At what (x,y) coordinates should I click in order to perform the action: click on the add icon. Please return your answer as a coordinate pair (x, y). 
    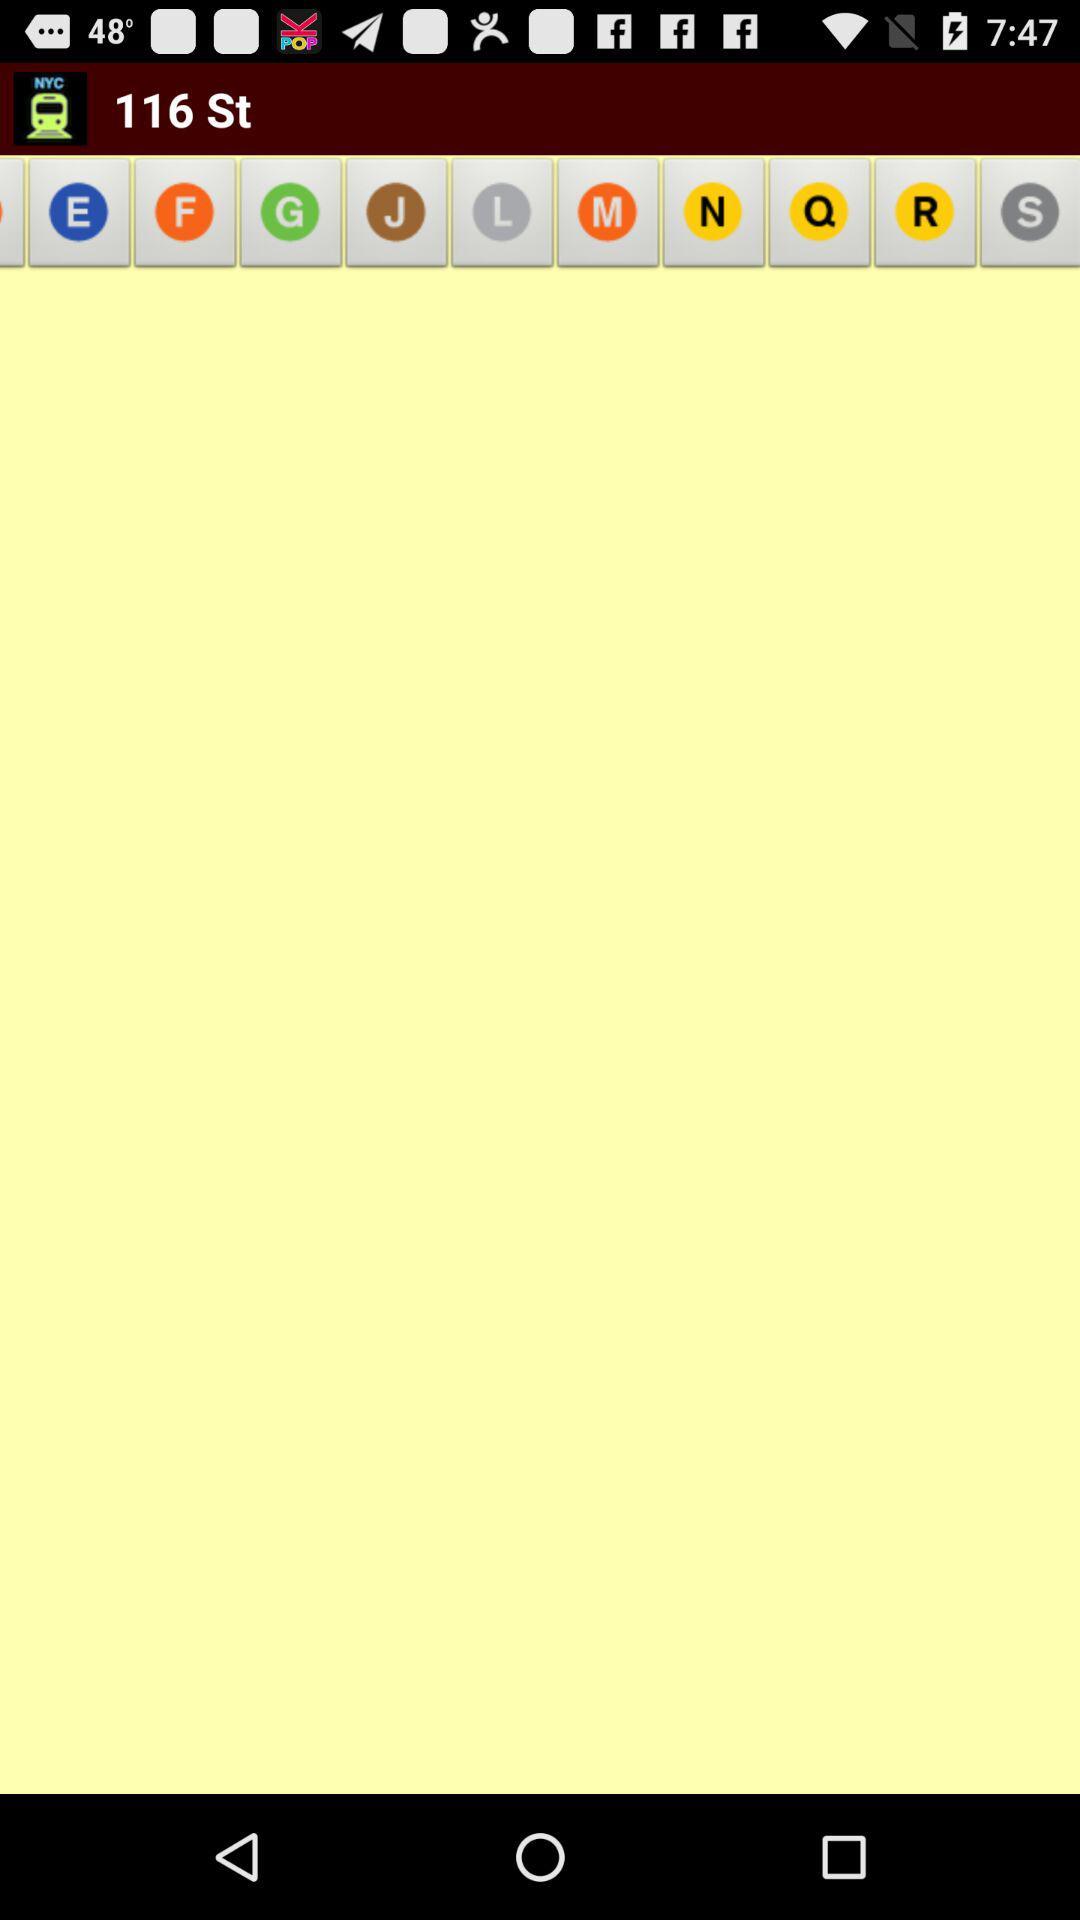
    Looking at the image, I should click on (291, 233).